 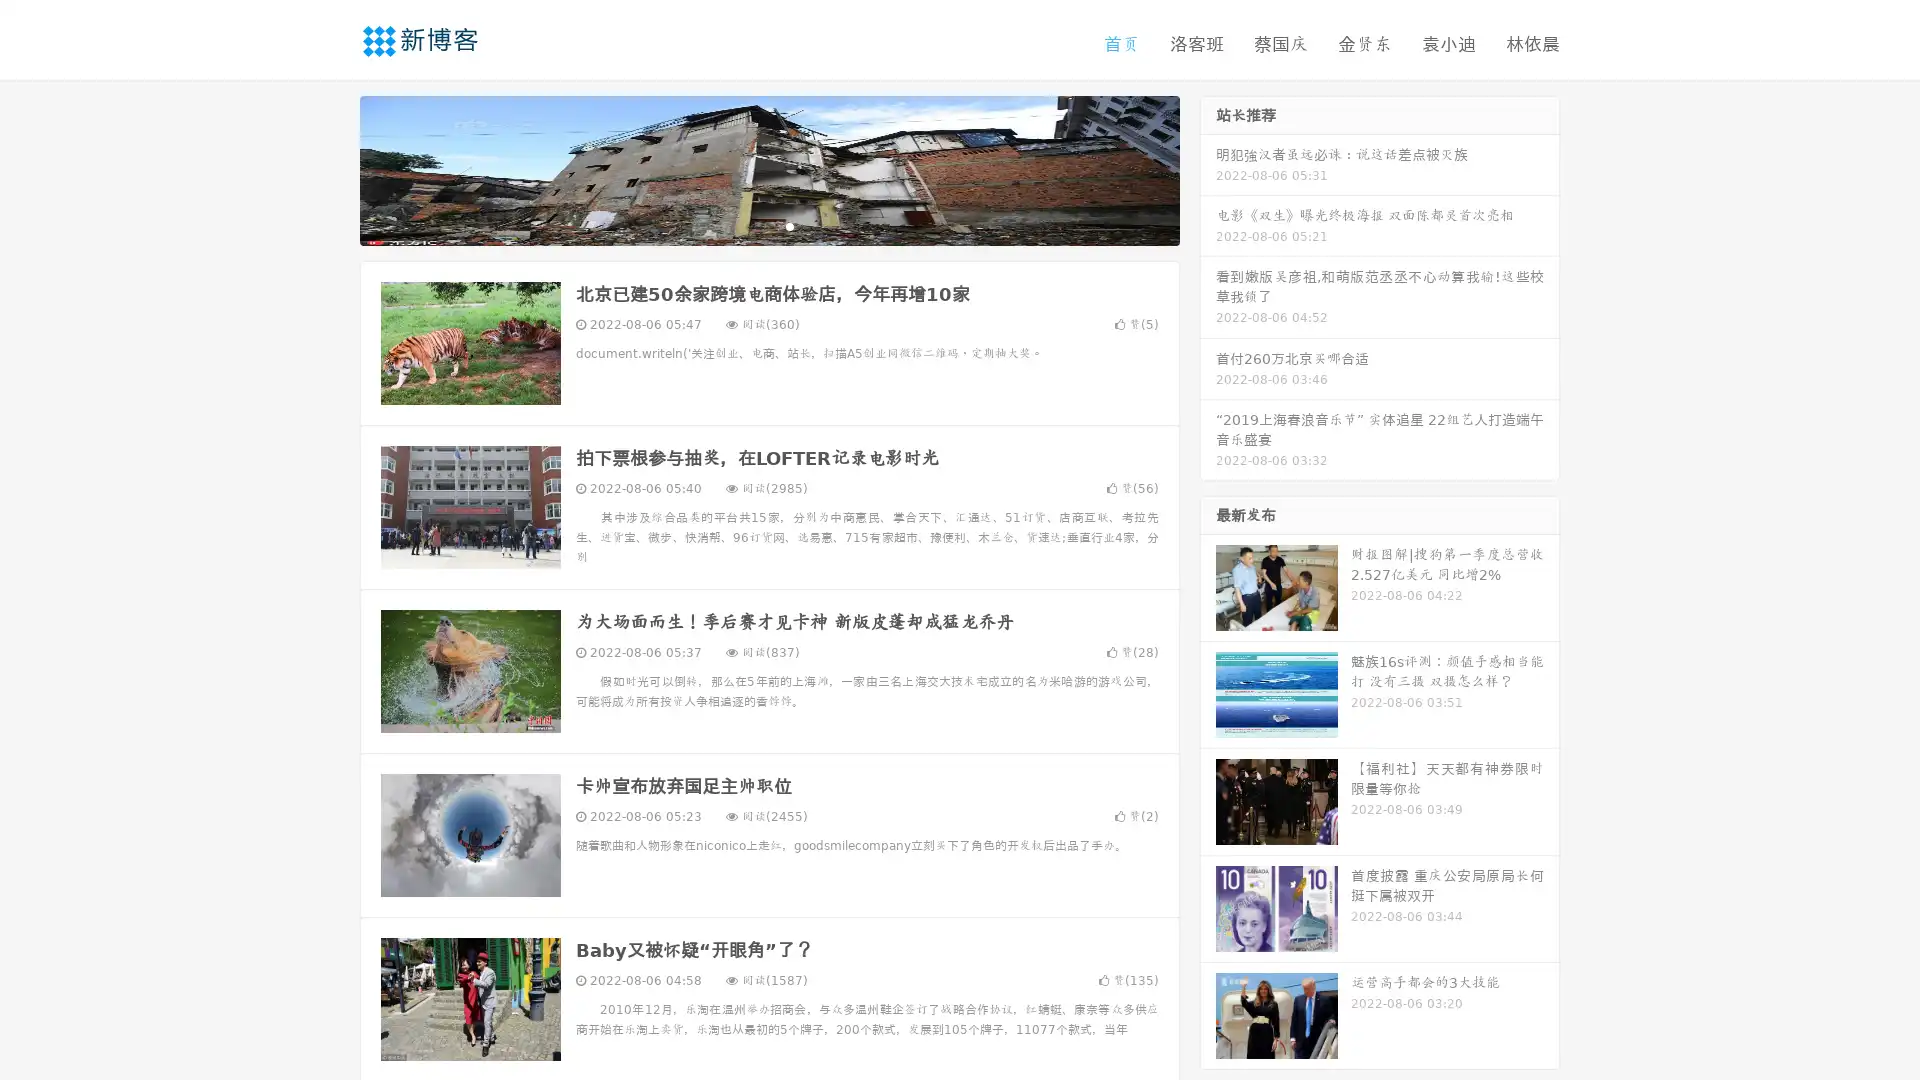 I want to click on Next slide, so click(x=1208, y=168).